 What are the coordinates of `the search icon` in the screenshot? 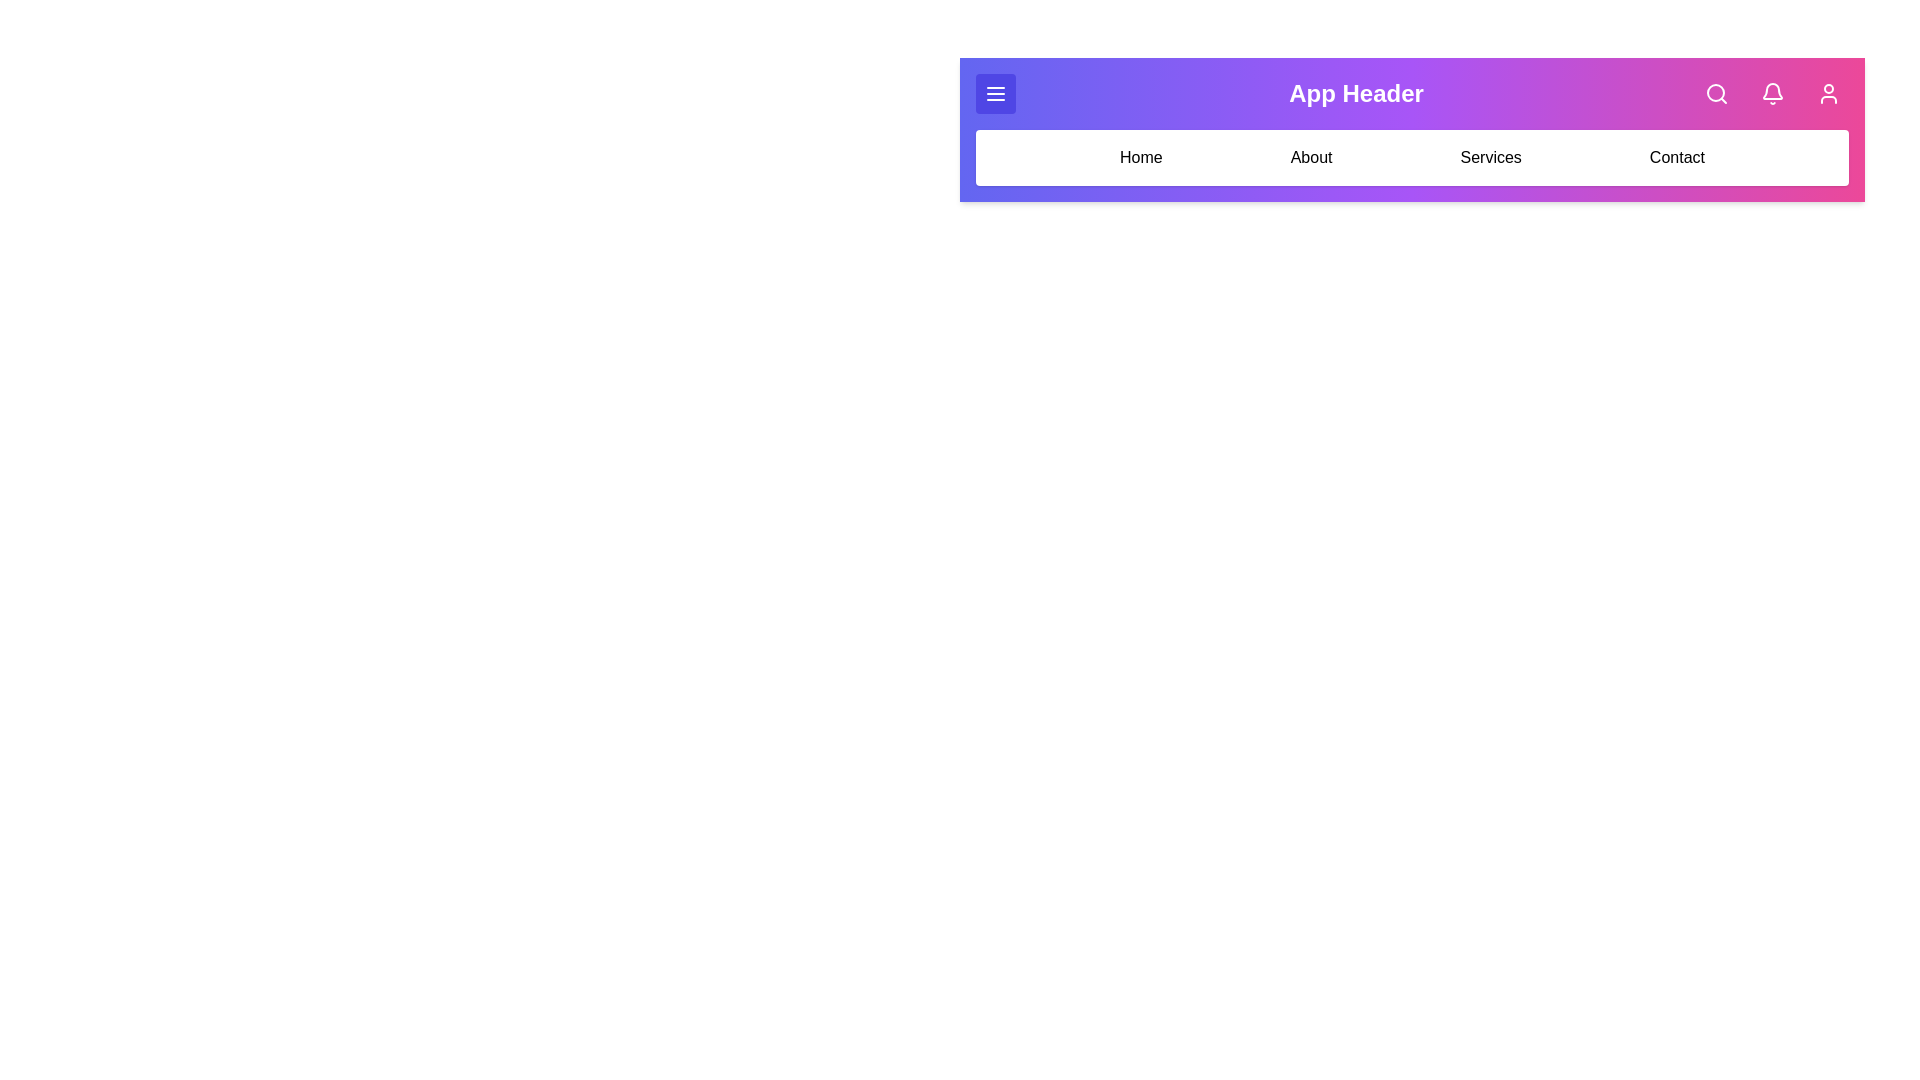 It's located at (1716, 93).